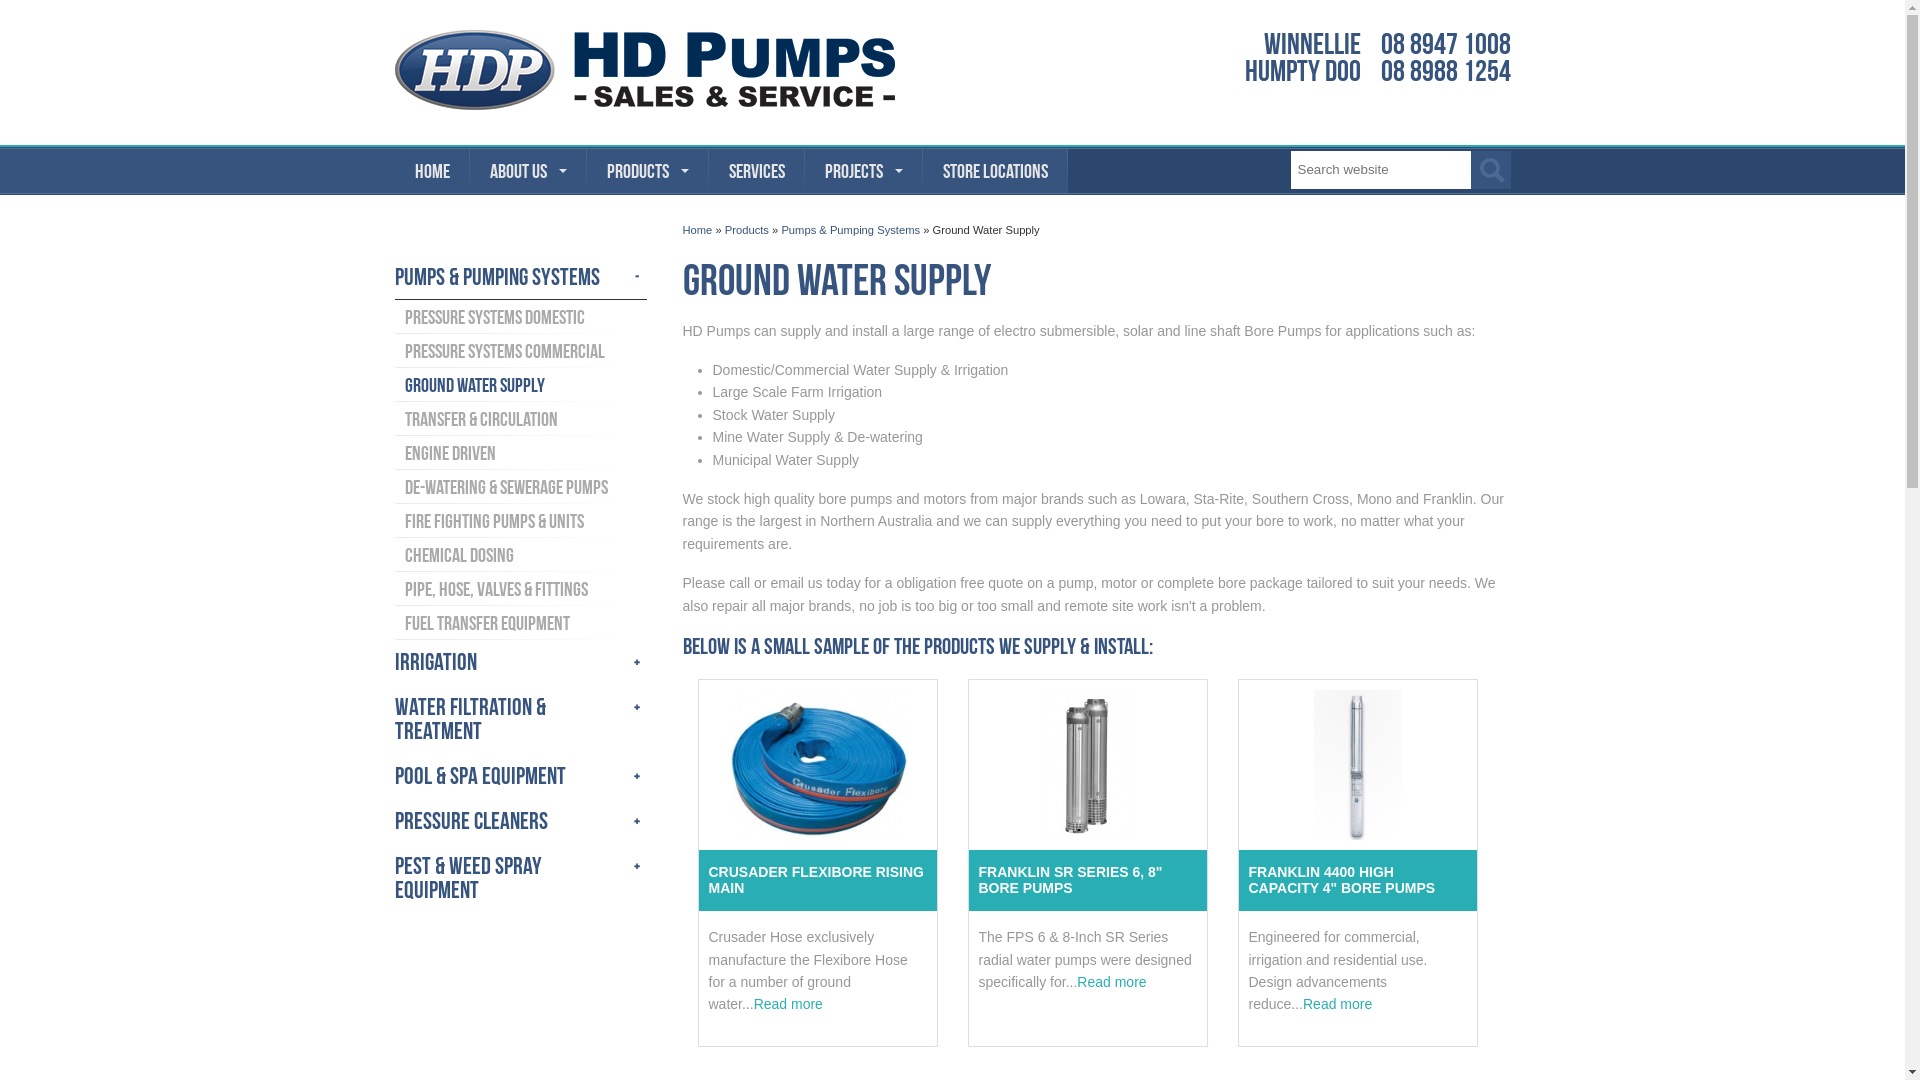 The height and width of the screenshot is (1080, 1920). What do you see at coordinates (519, 315) in the screenshot?
I see `'PRESSURE SYSTEMS DOMESTIC'` at bounding box center [519, 315].